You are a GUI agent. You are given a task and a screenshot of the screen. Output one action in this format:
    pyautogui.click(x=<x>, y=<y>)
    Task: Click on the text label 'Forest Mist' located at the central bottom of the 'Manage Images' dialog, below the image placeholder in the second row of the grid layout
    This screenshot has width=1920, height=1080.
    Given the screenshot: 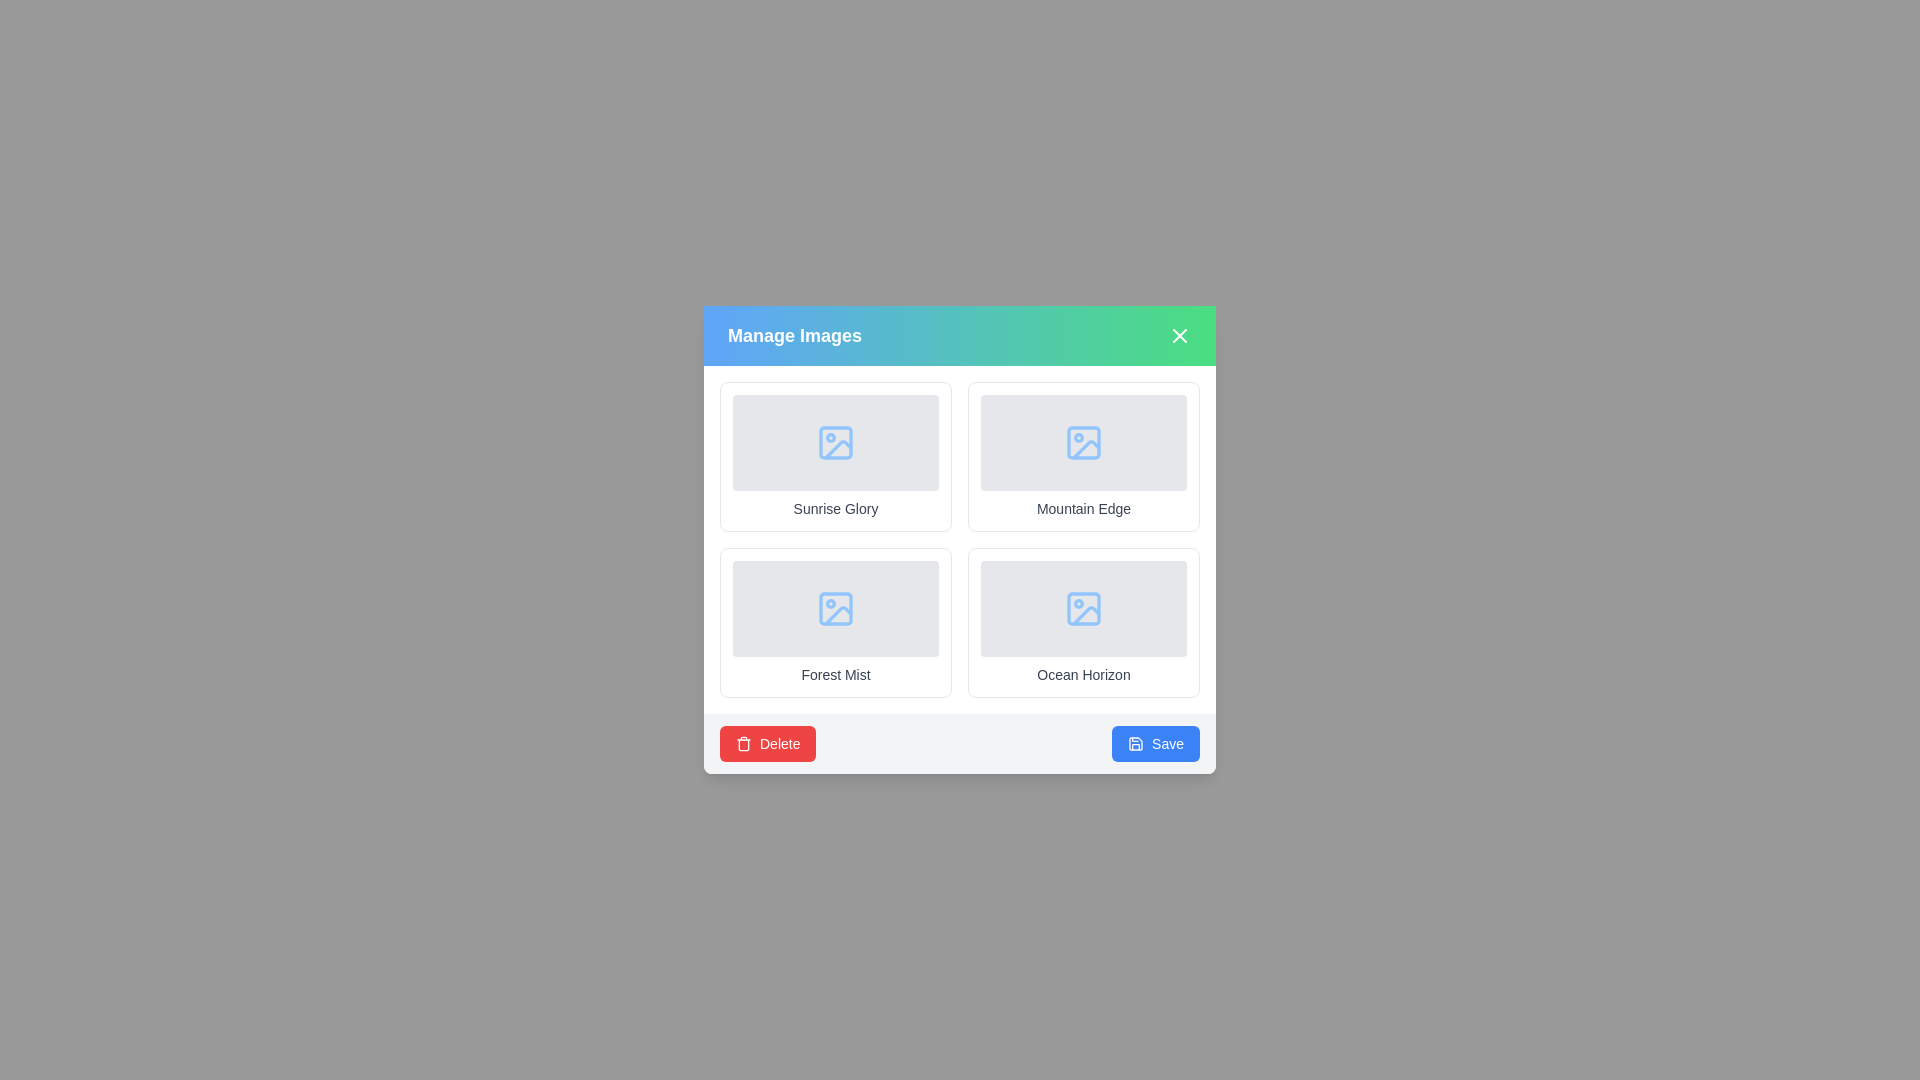 What is the action you would take?
    pyautogui.click(x=835, y=675)
    